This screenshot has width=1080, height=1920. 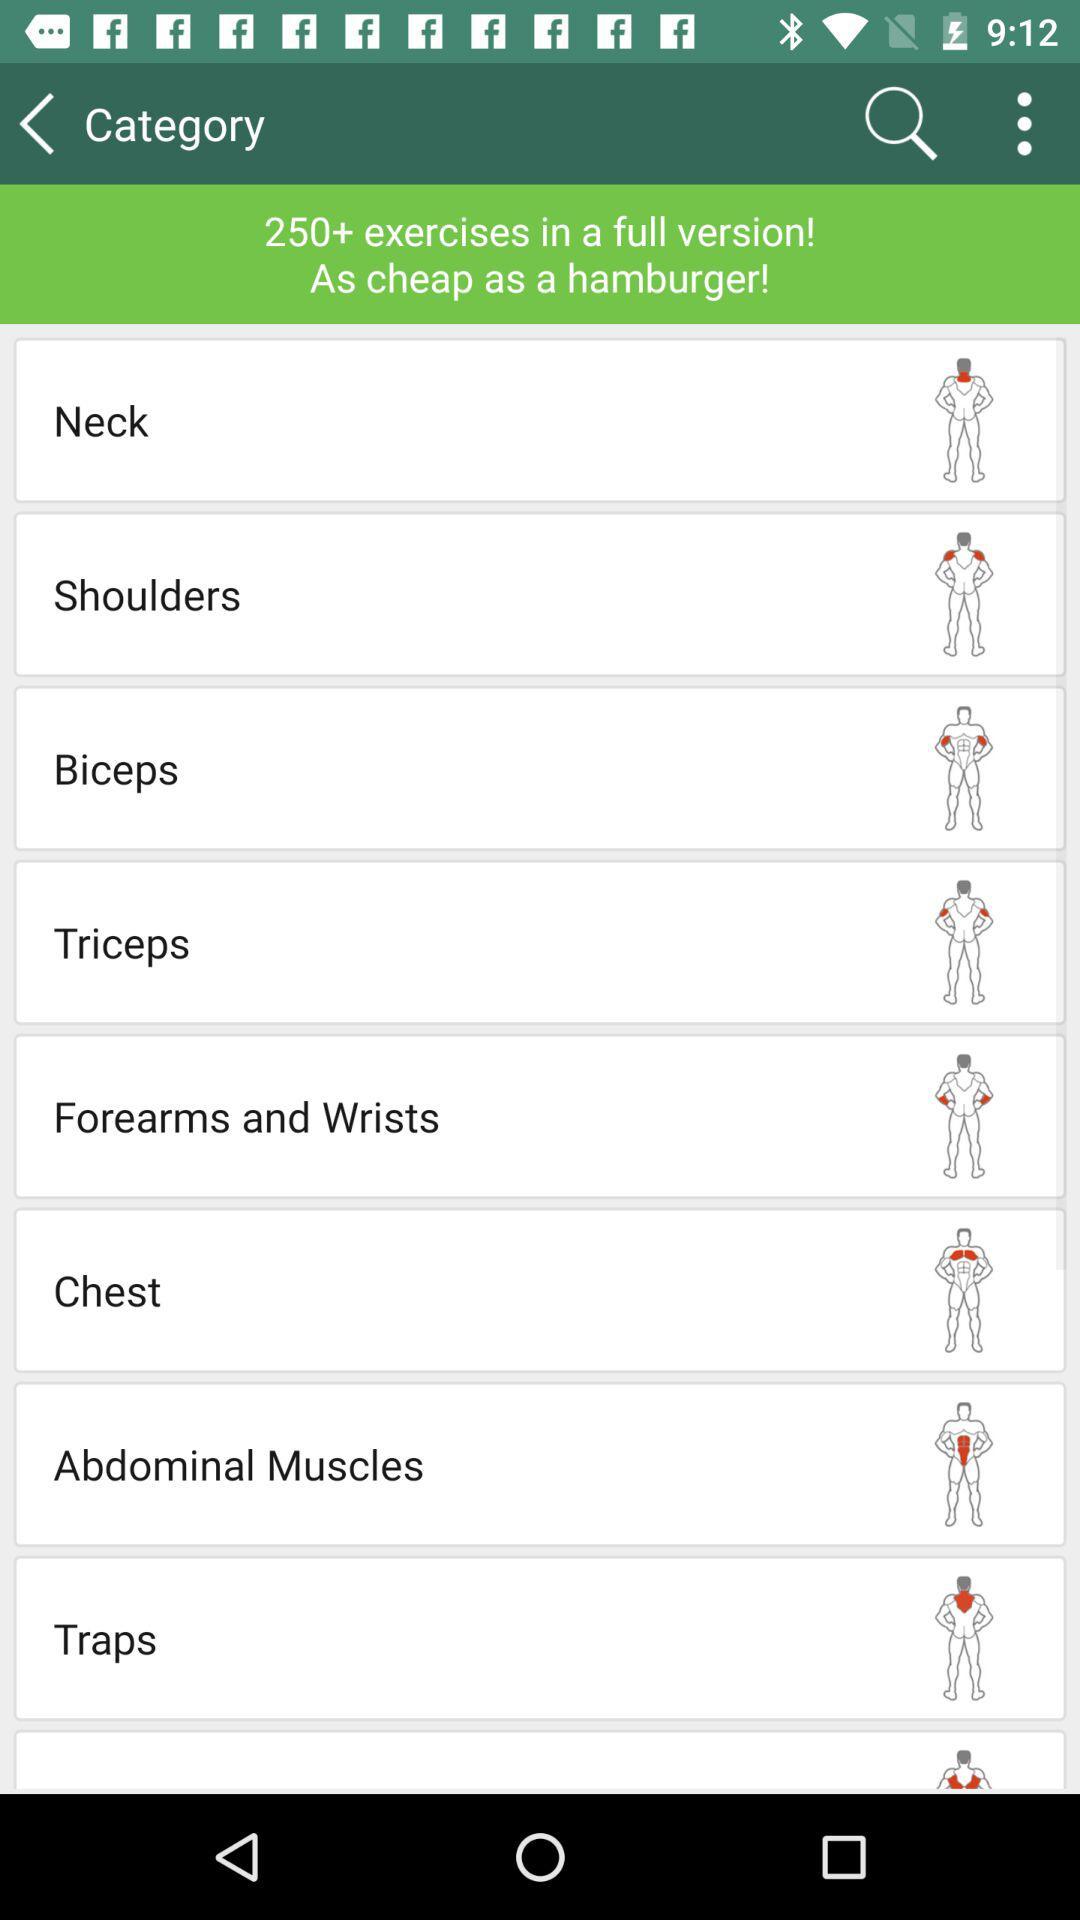 I want to click on traps app, so click(x=457, y=1637).